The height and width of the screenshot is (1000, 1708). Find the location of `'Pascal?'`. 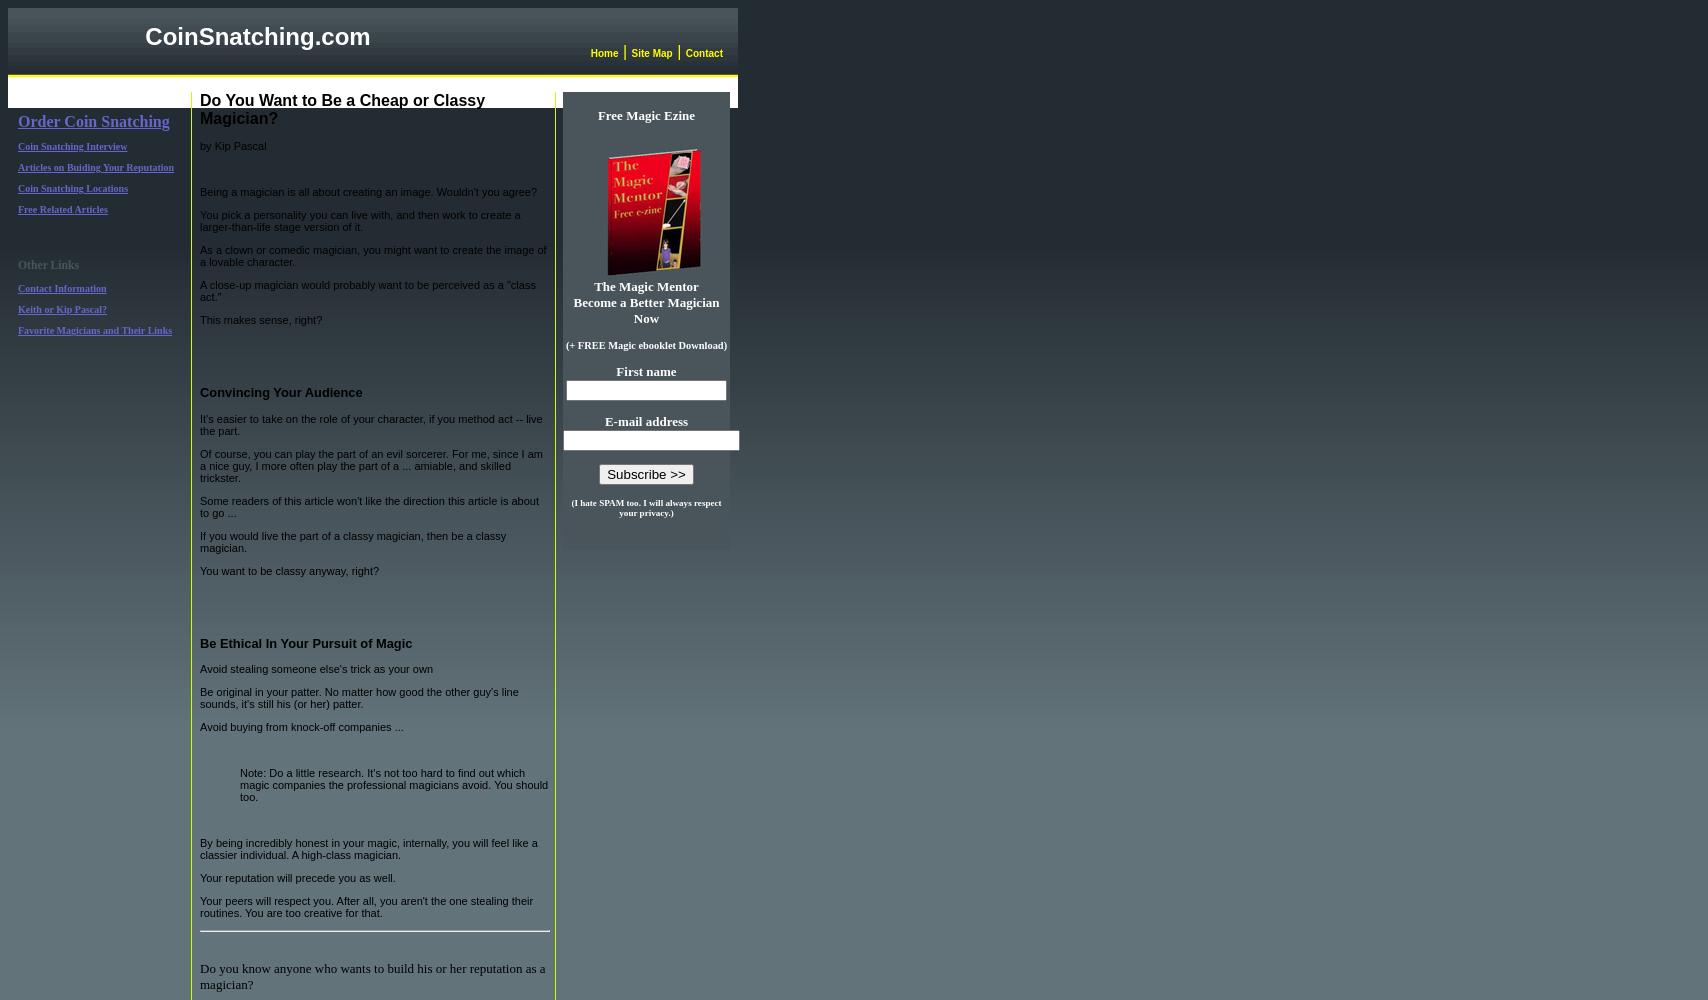

'Pascal?' is located at coordinates (89, 309).